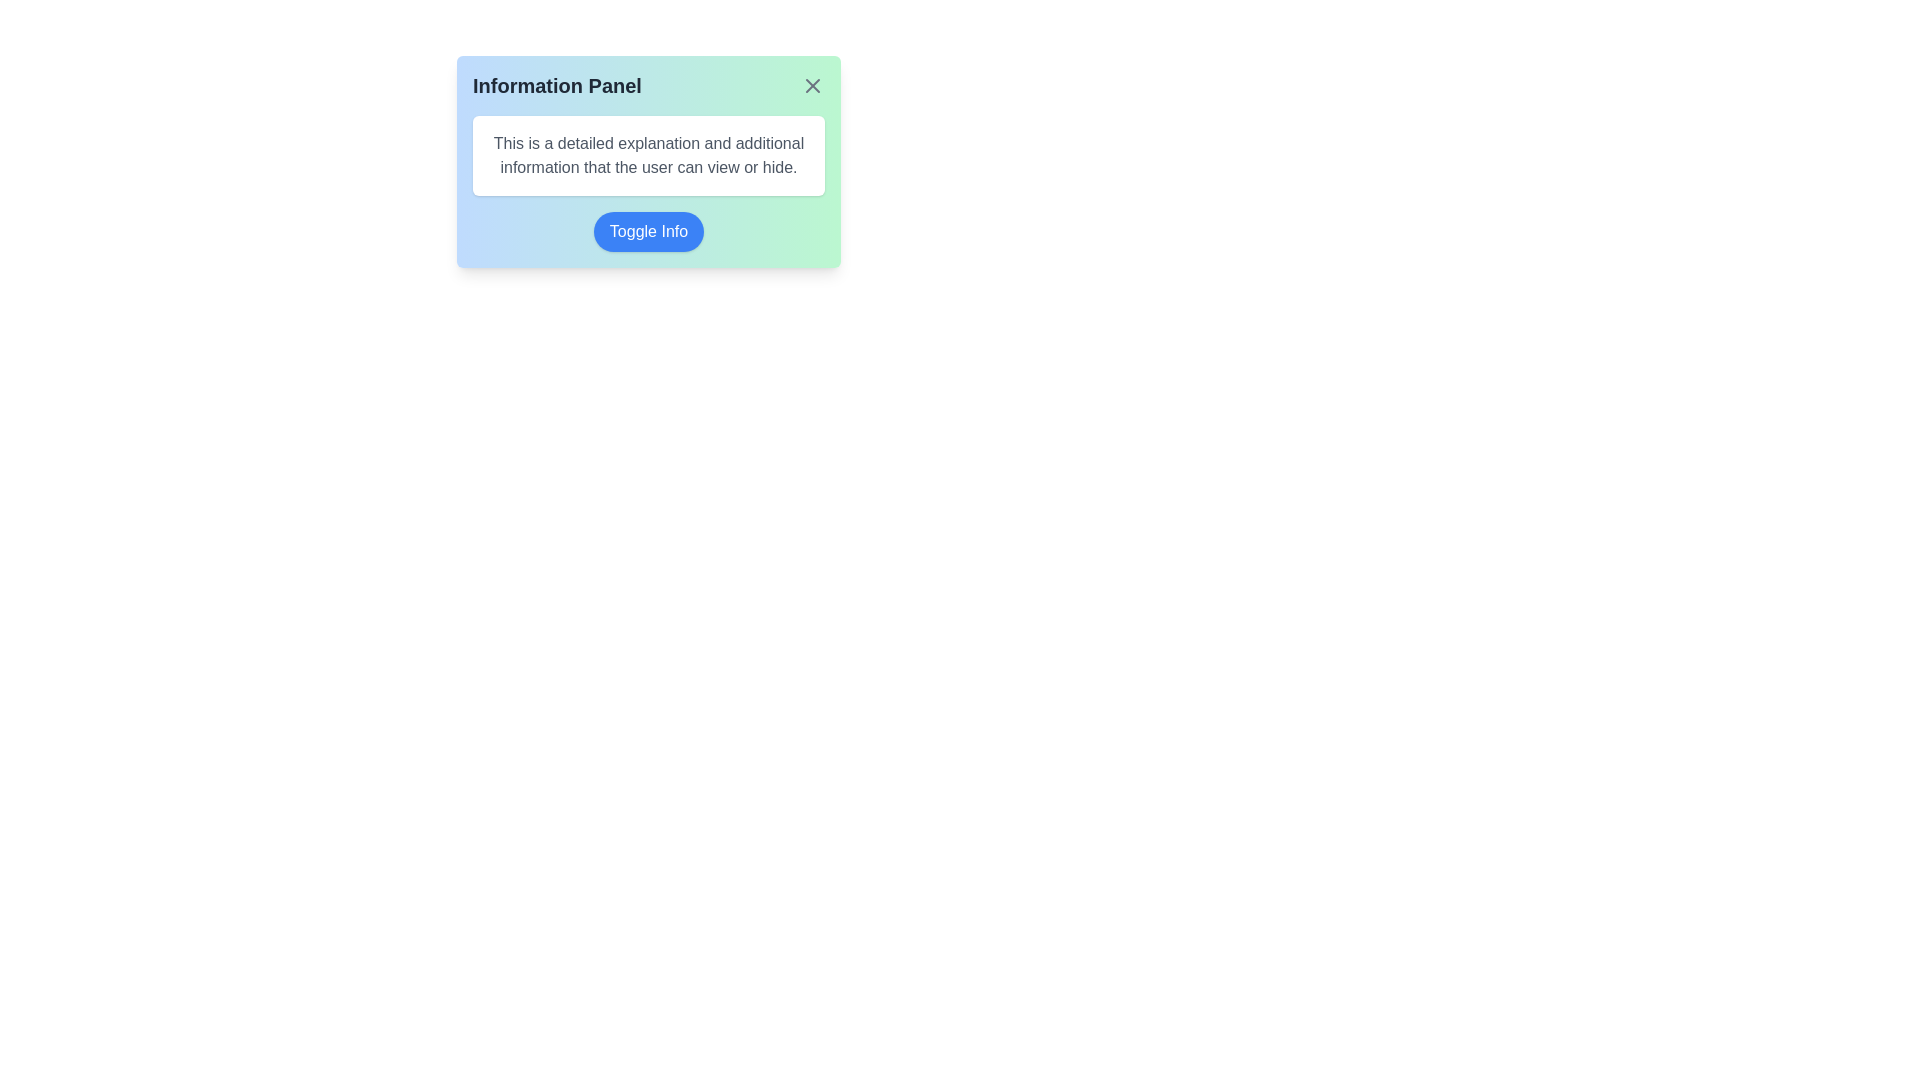 The image size is (1920, 1080). Describe the element at coordinates (812, 84) in the screenshot. I see `the close button located in the top right corner of the 'Information Panel'` at that location.